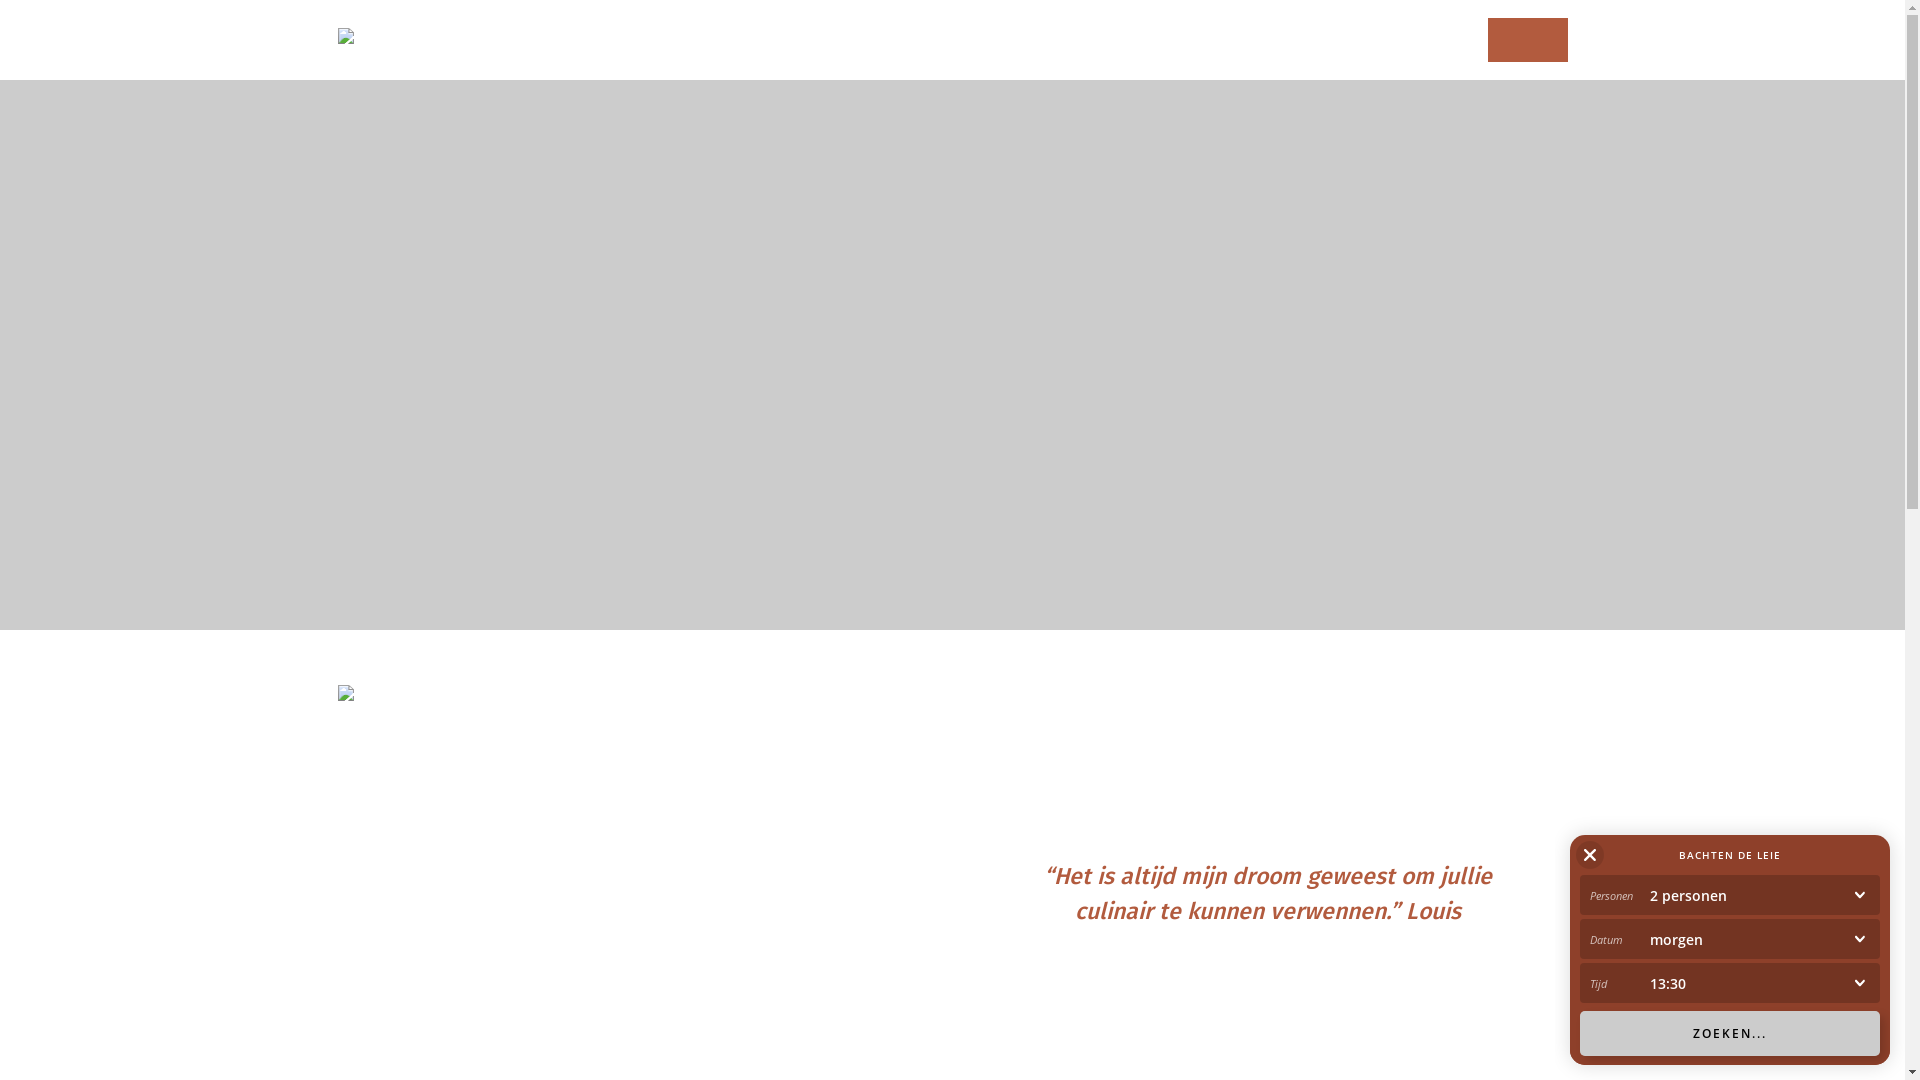  What do you see at coordinates (1526, 39) in the screenshot?
I see `'056 18 57 99'` at bounding box center [1526, 39].